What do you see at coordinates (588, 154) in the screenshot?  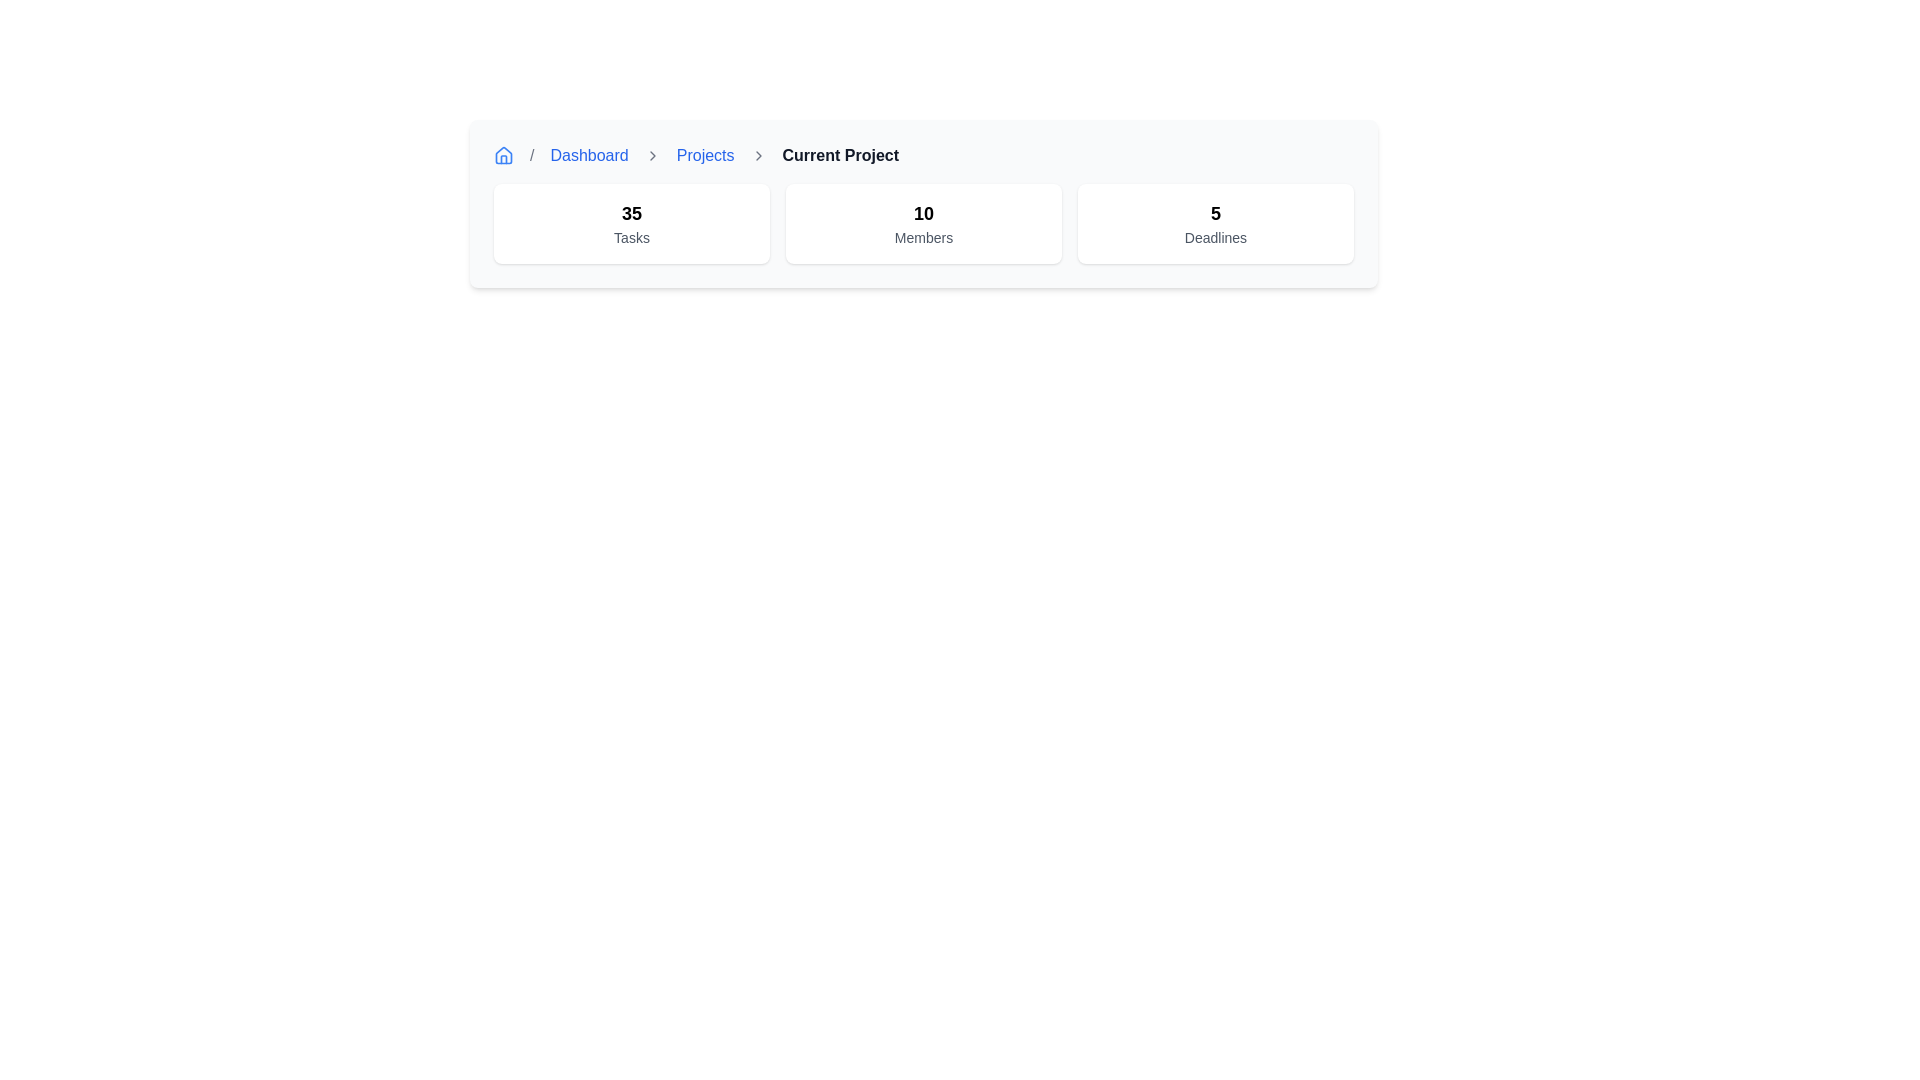 I see `the 'Dashboard' hyperlink in the breadcrumb navigation bar` at bounding box center [588, 154].